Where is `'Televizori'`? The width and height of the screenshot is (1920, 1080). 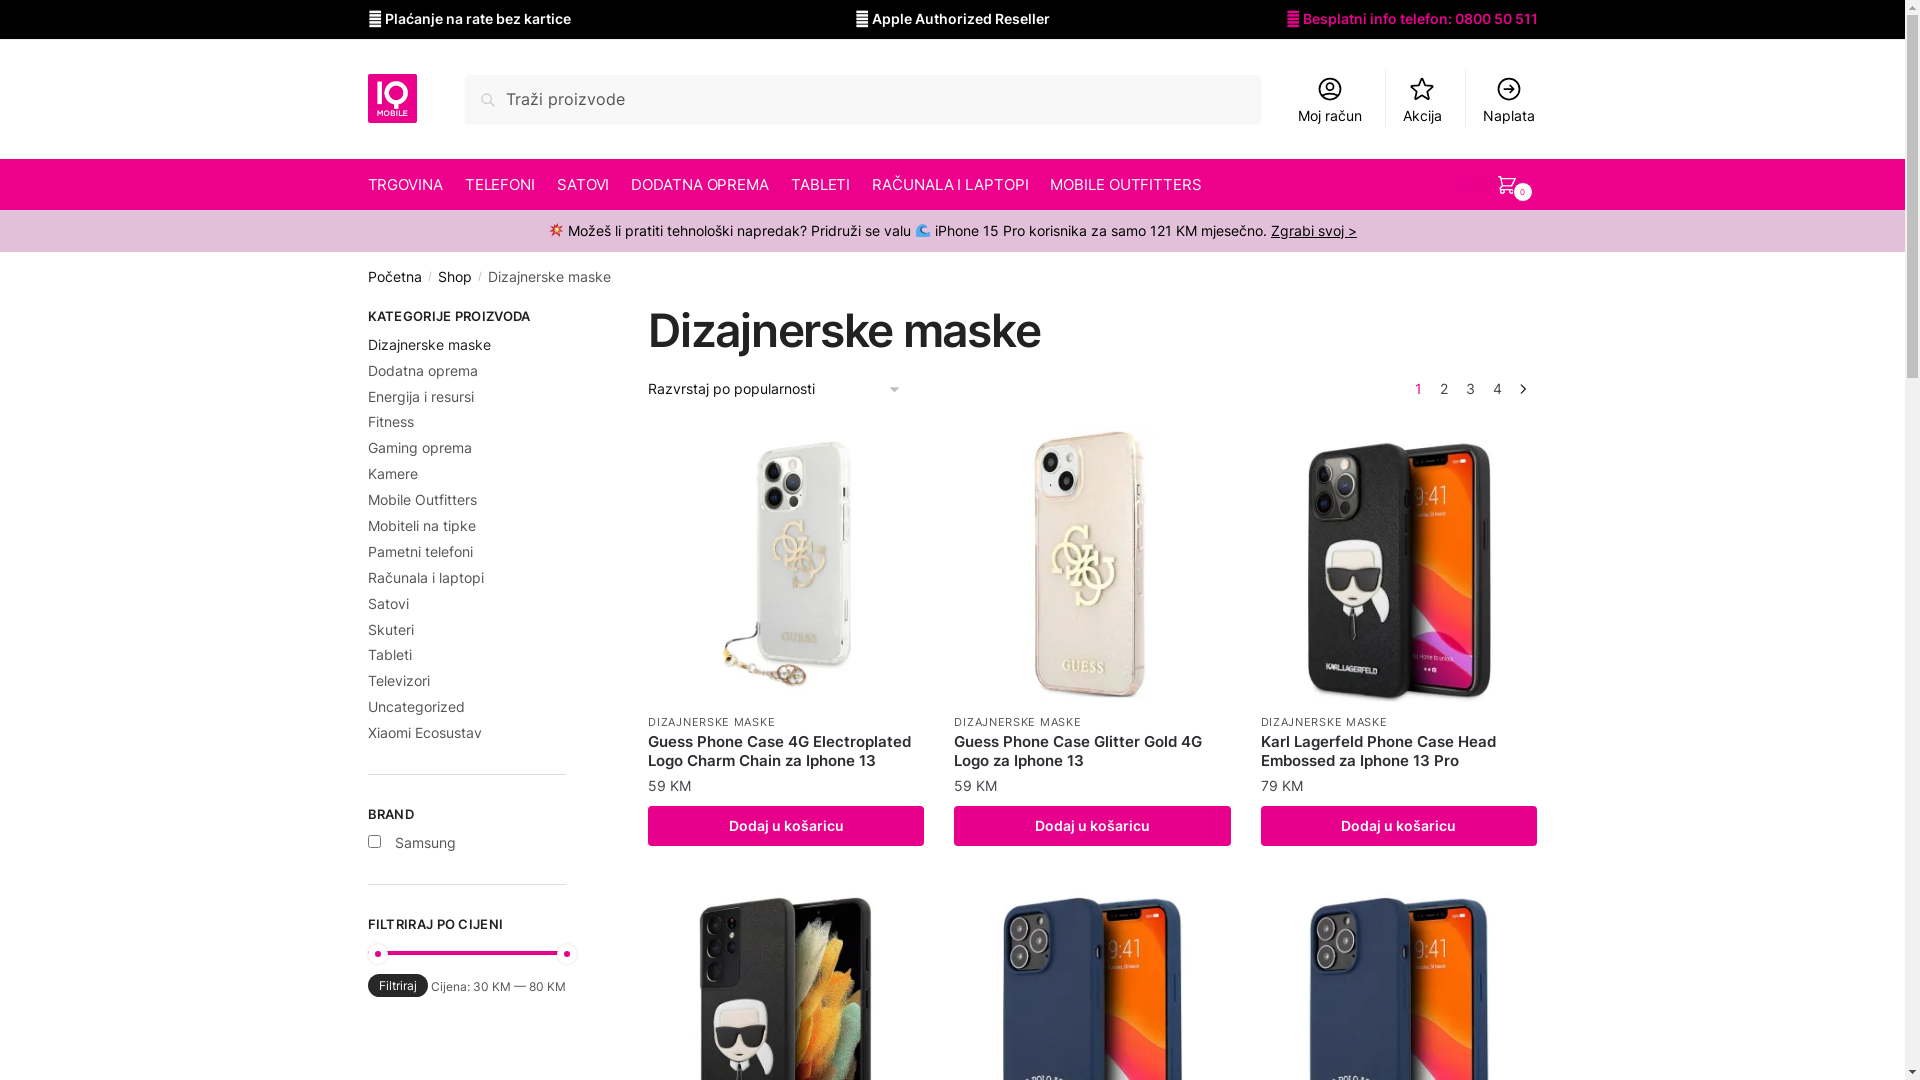
'Televizori' is located at coordinates (368, 679).